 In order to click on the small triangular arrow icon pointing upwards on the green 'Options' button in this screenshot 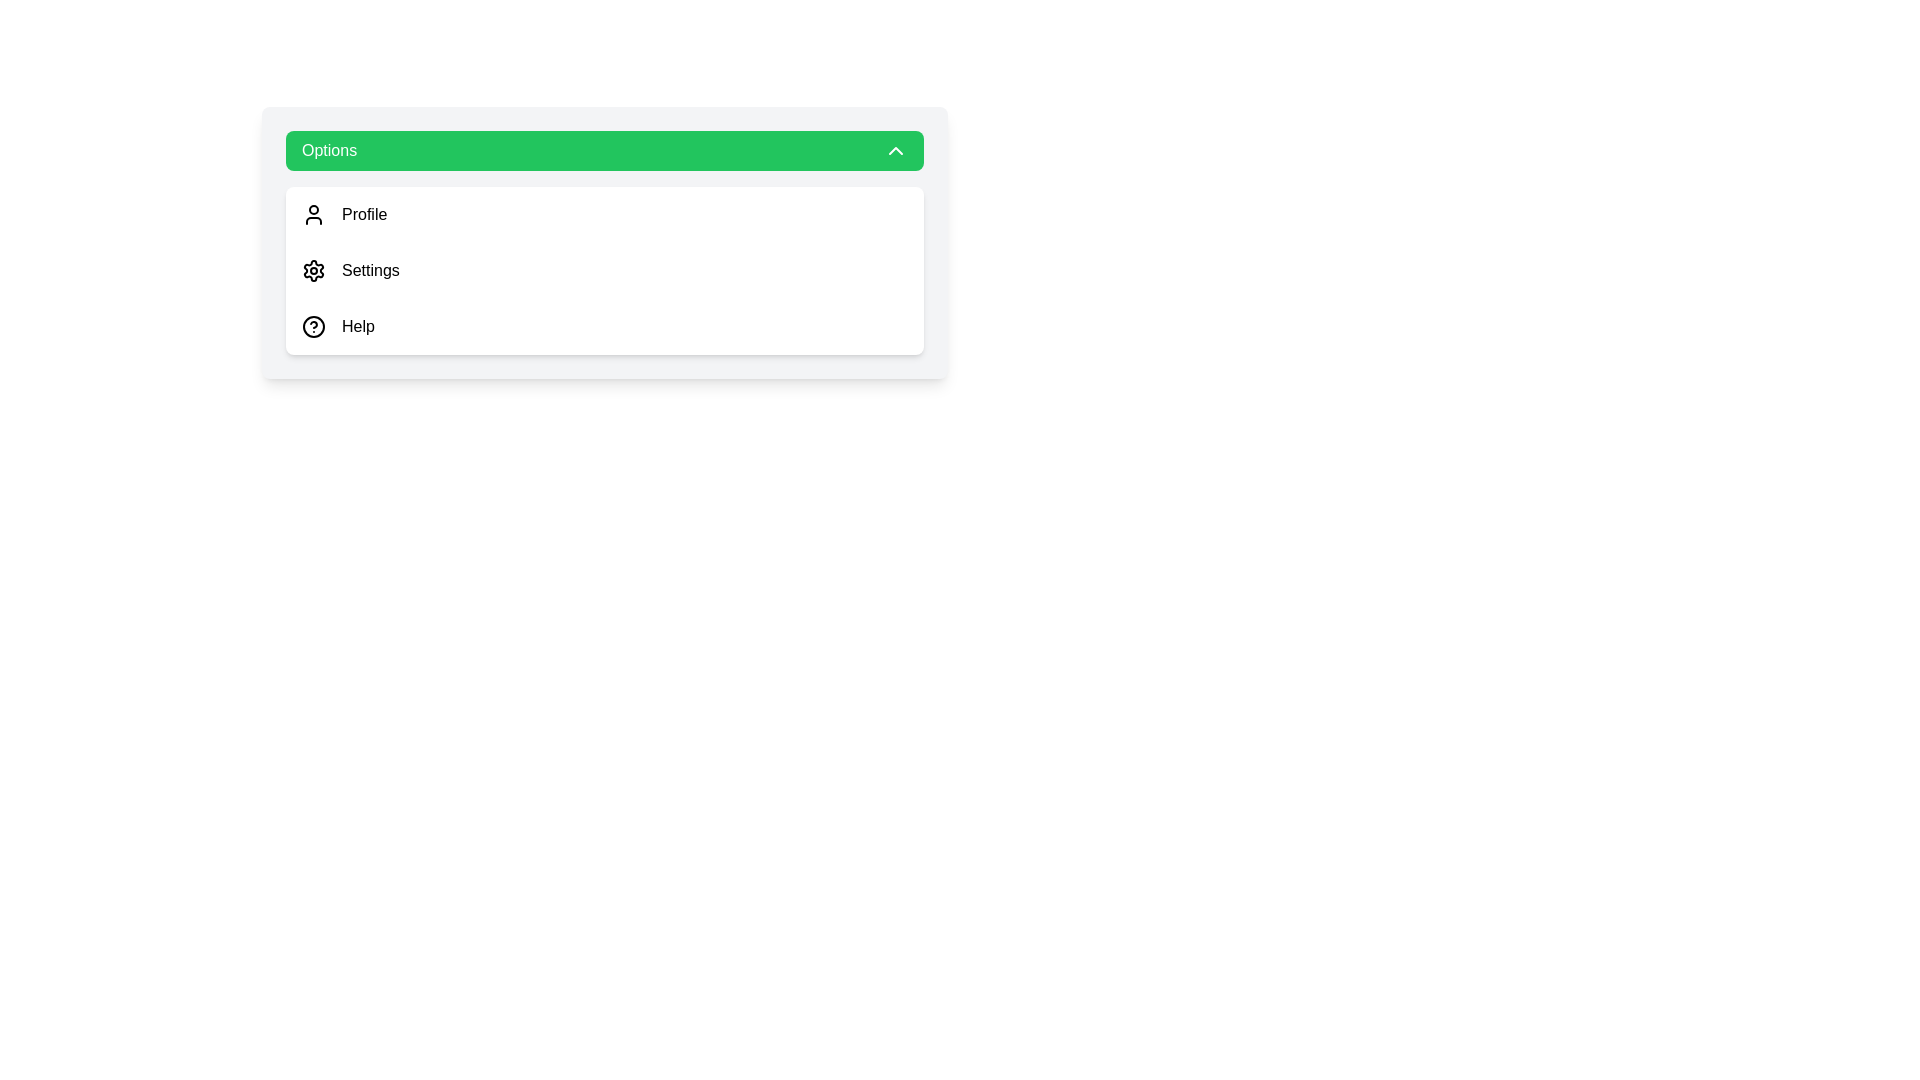, I will do `click(895, 149)`.